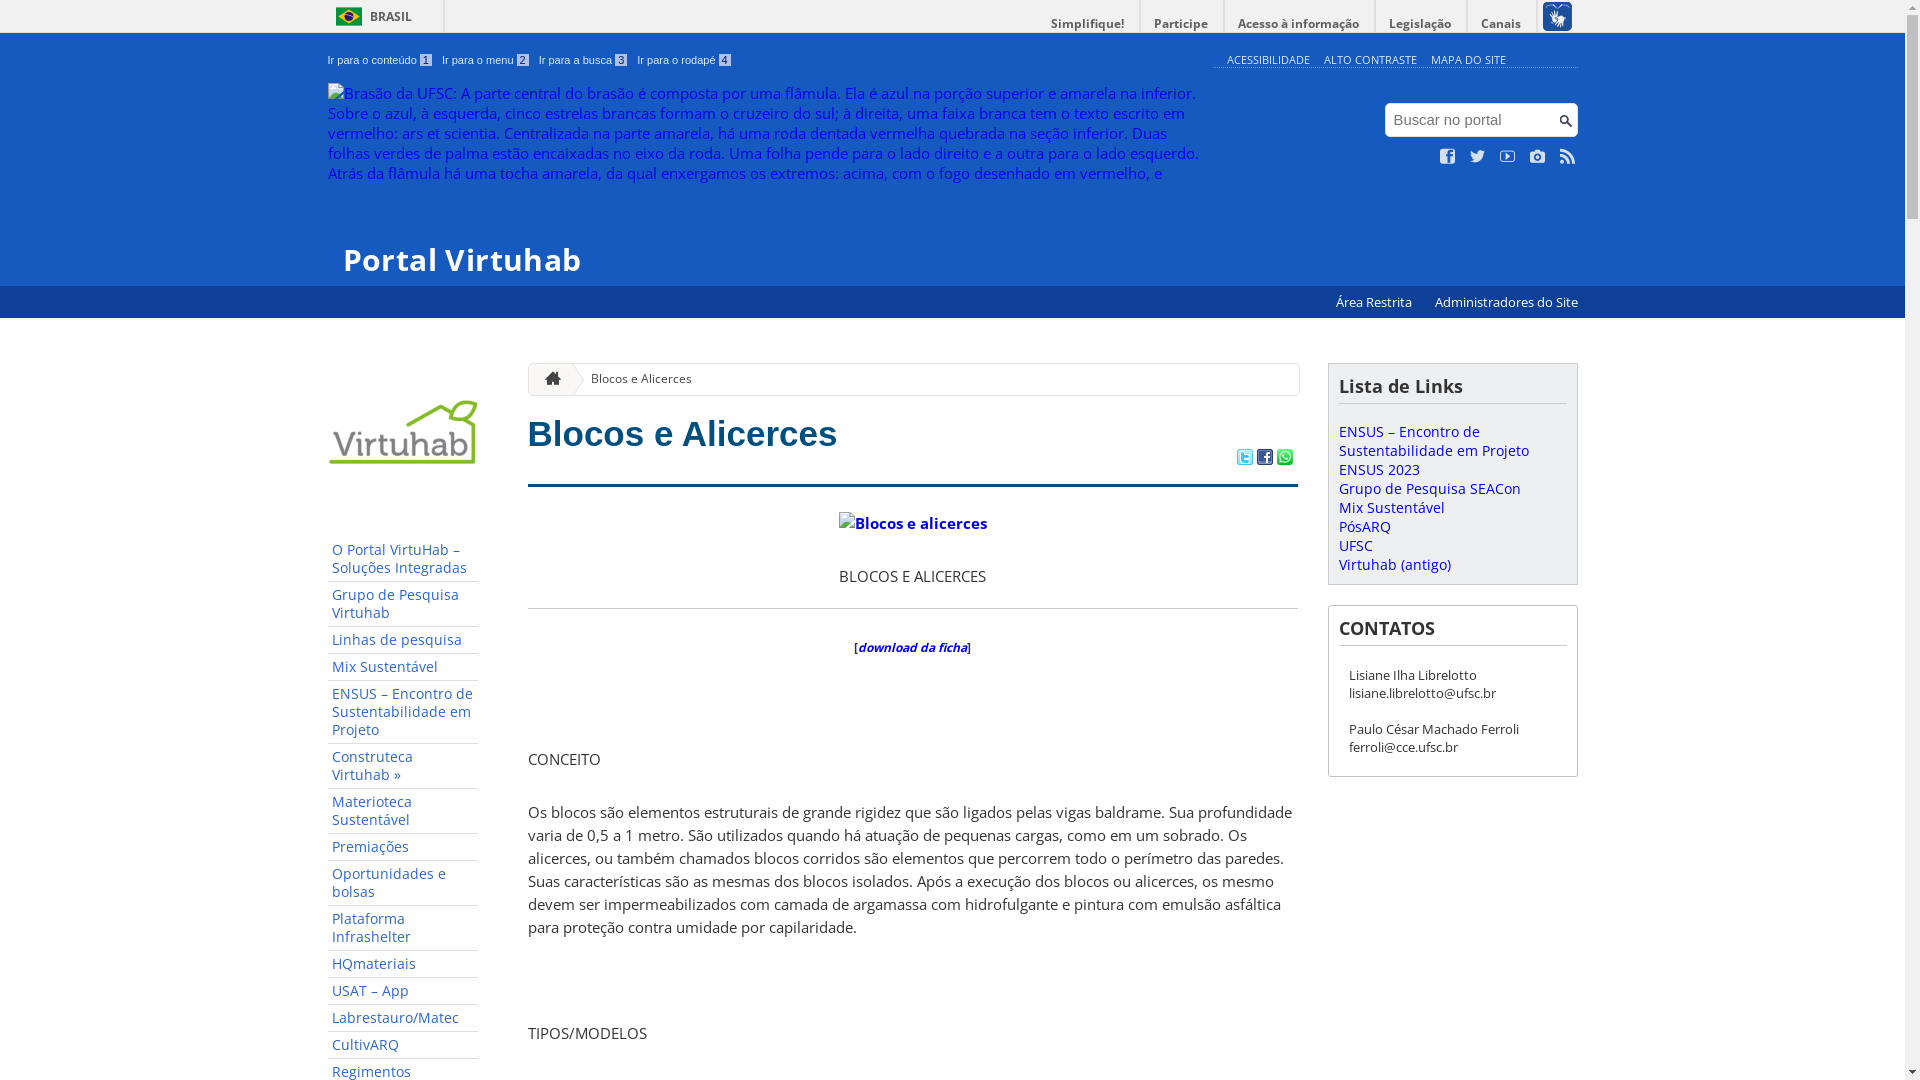  Describe the element at coordinates (1392, 564) in the screenshot. I see `'Virtuhab (antigo)'` at that location.